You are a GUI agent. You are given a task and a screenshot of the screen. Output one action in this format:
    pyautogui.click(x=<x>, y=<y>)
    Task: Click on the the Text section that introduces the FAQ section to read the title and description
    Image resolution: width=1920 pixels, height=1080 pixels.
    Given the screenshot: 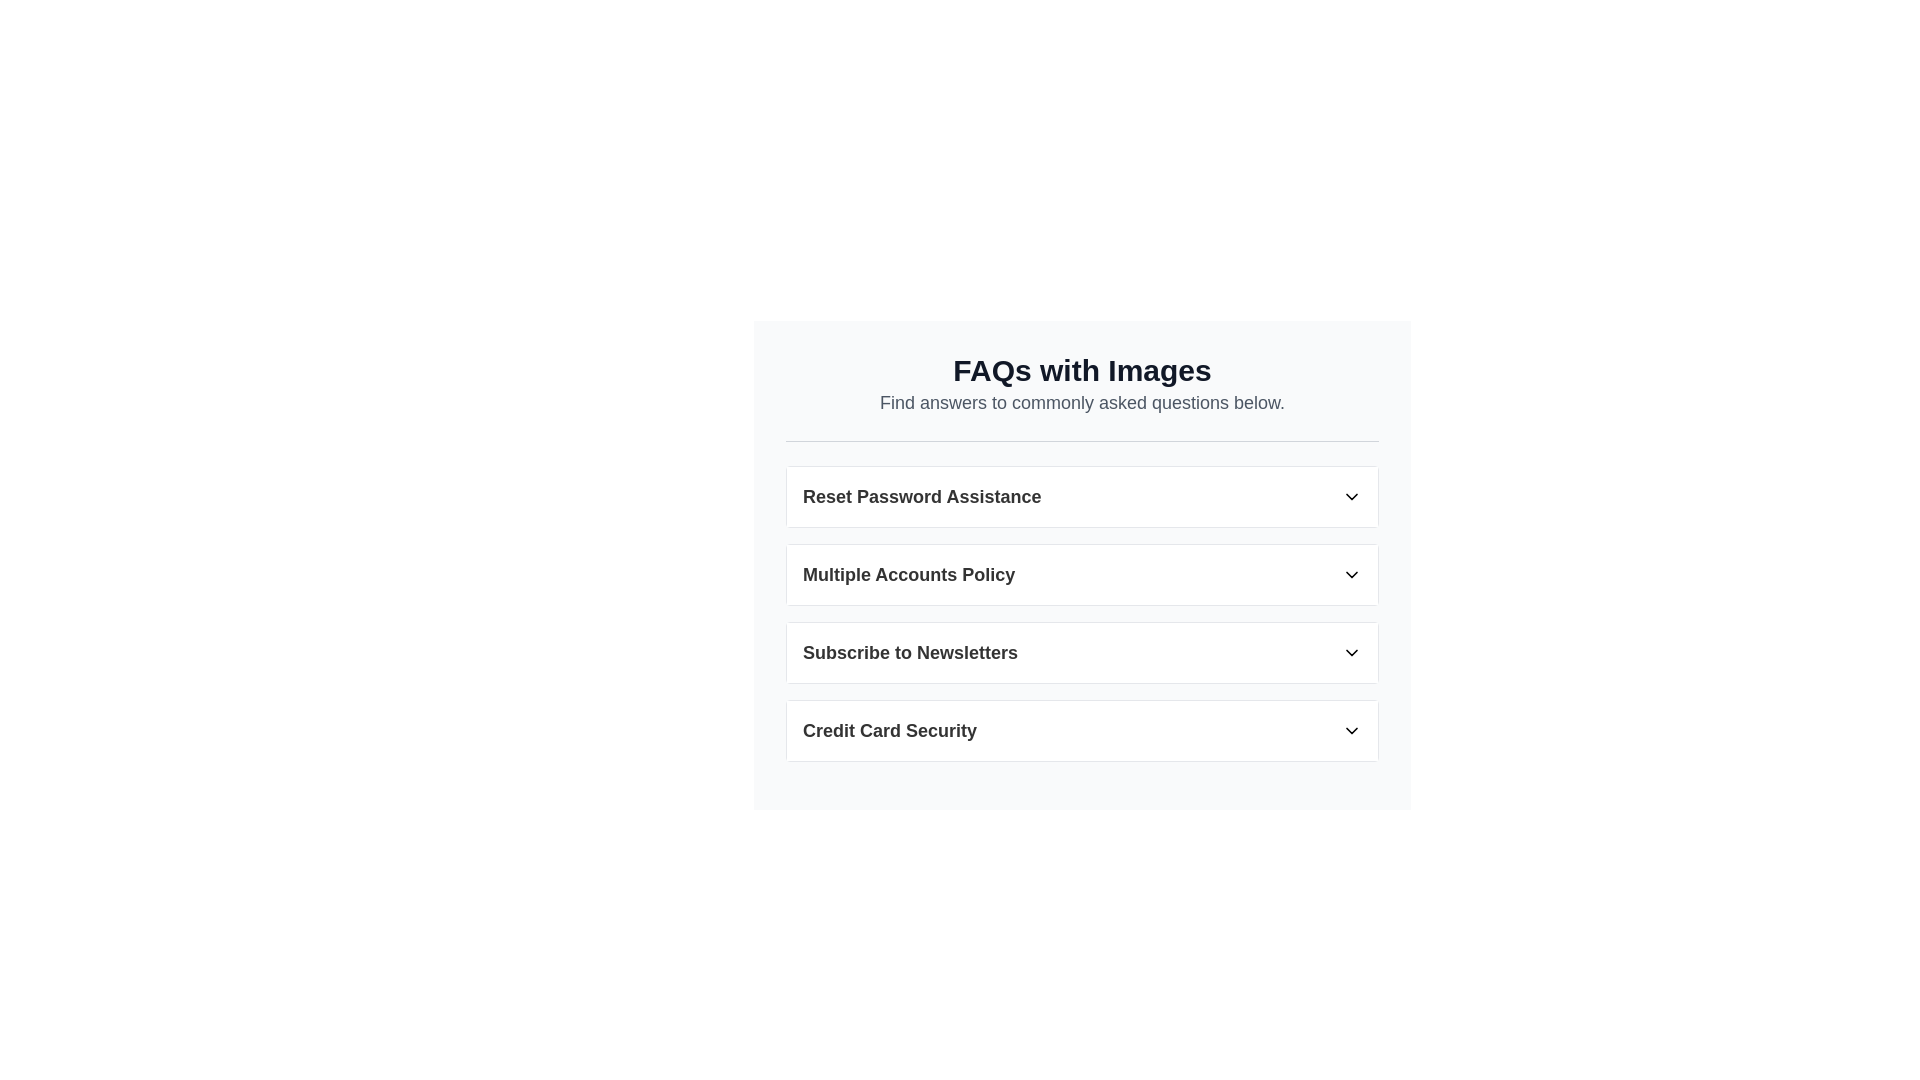 What is the action you would take?
    pyautogui.click(x=1081, y=397)
    